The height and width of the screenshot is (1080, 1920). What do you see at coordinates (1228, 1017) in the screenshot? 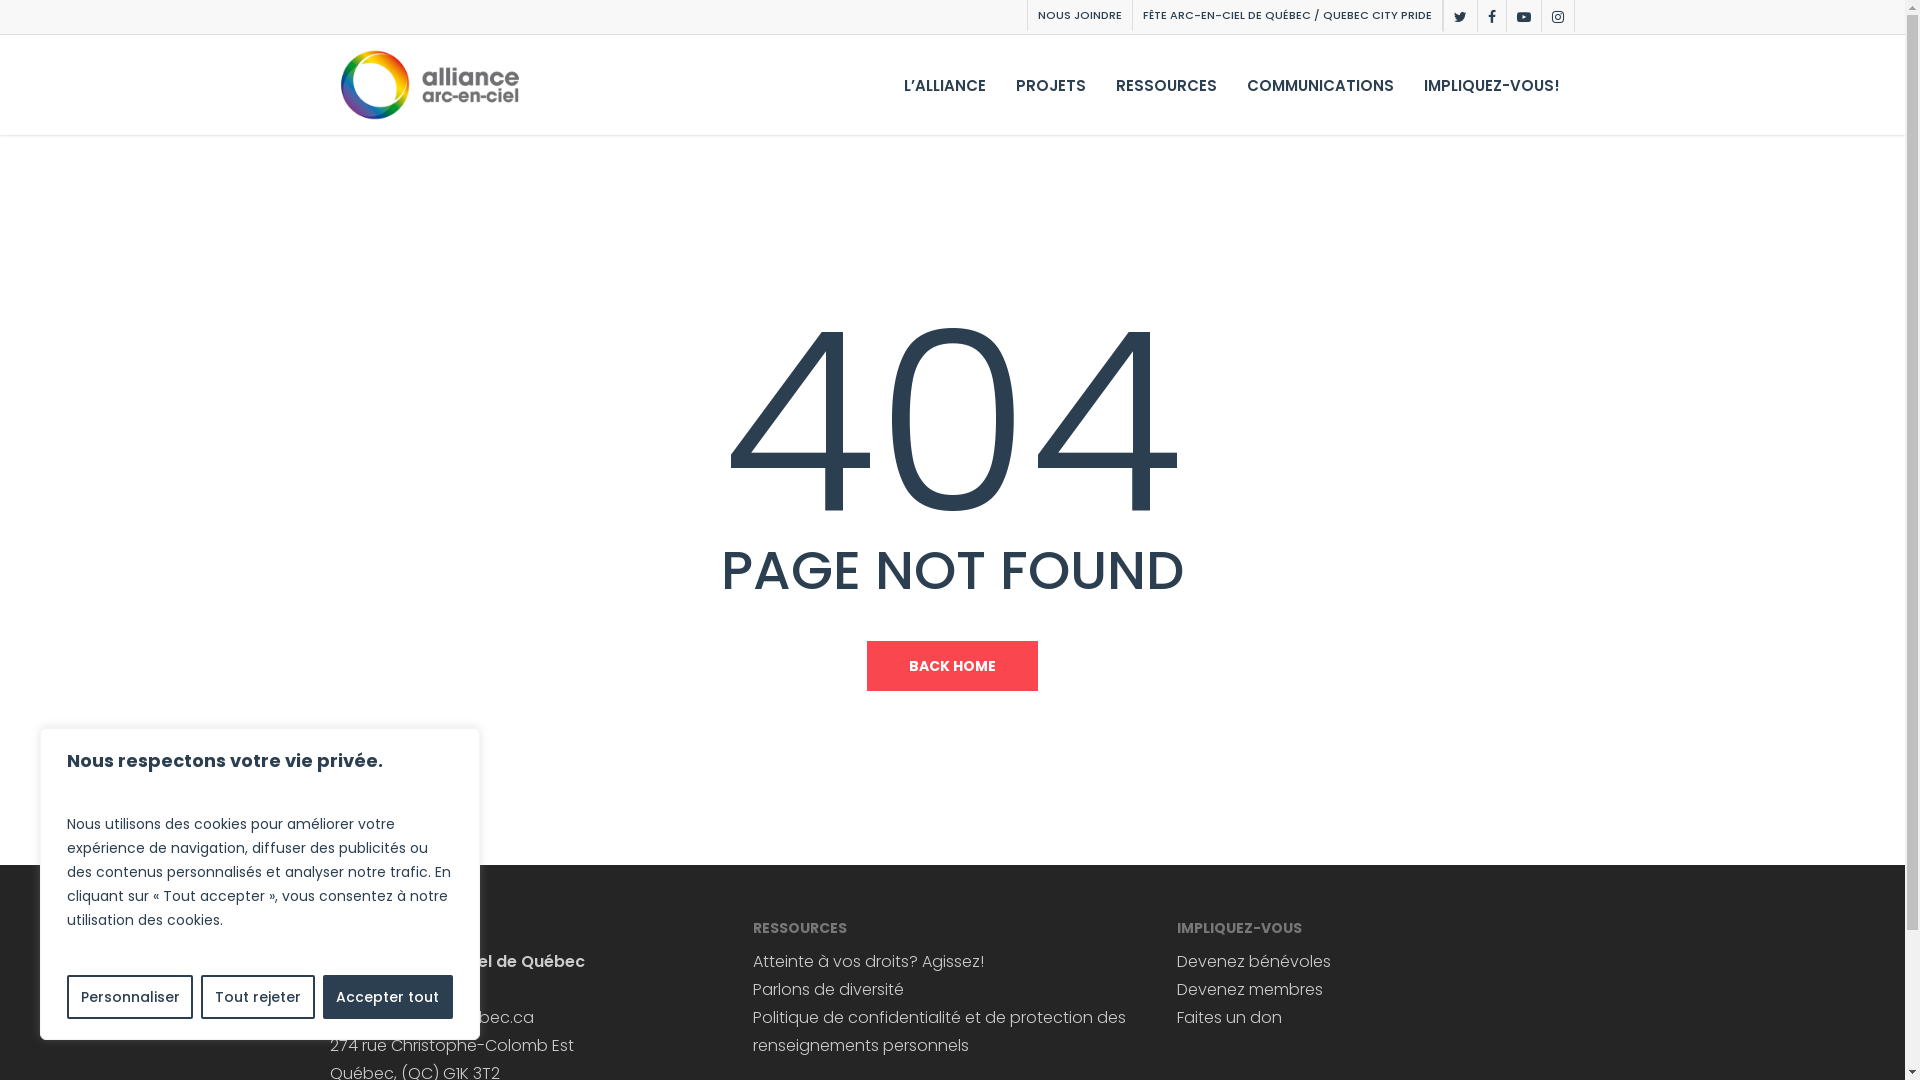
I see `'Faites un don'` at bounding box center [1228, 1017].